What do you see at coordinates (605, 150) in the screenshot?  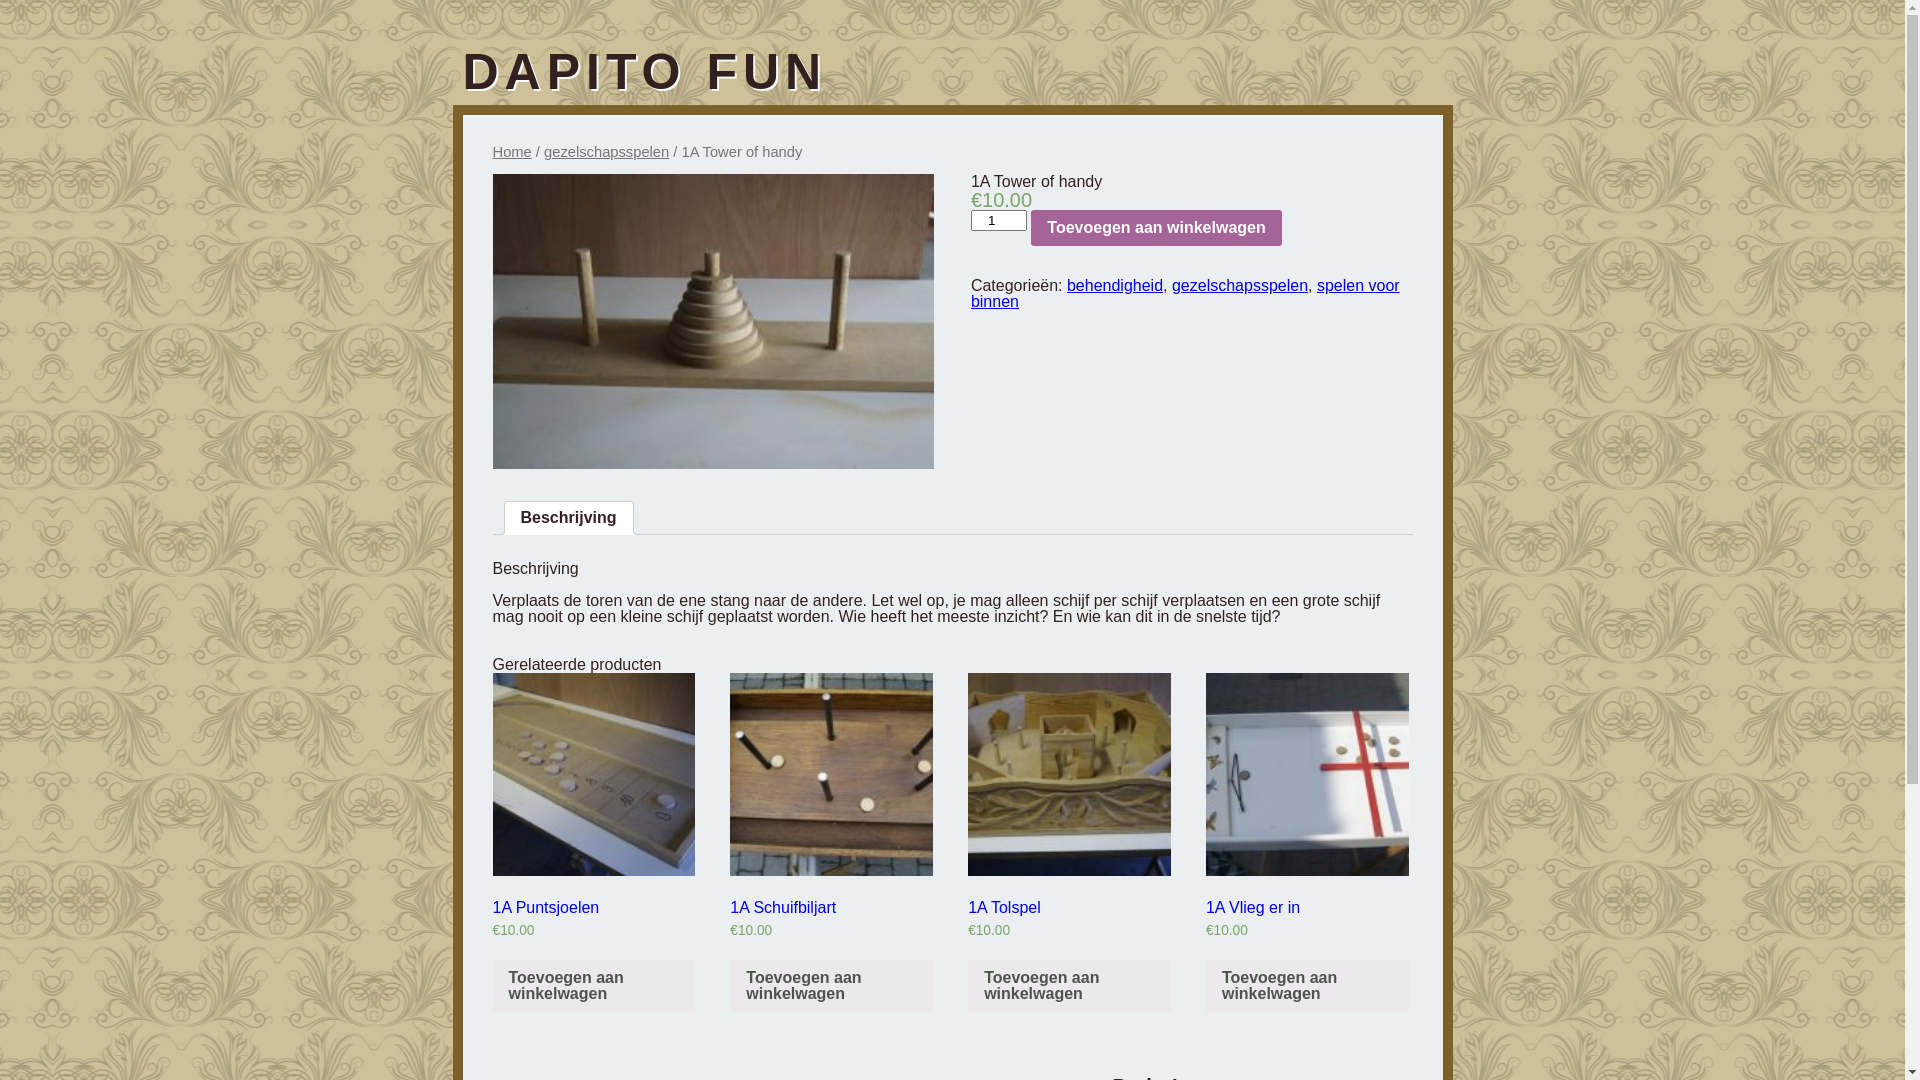 I see `'gezelschapsspelen'` at bounding box center [605, 150].